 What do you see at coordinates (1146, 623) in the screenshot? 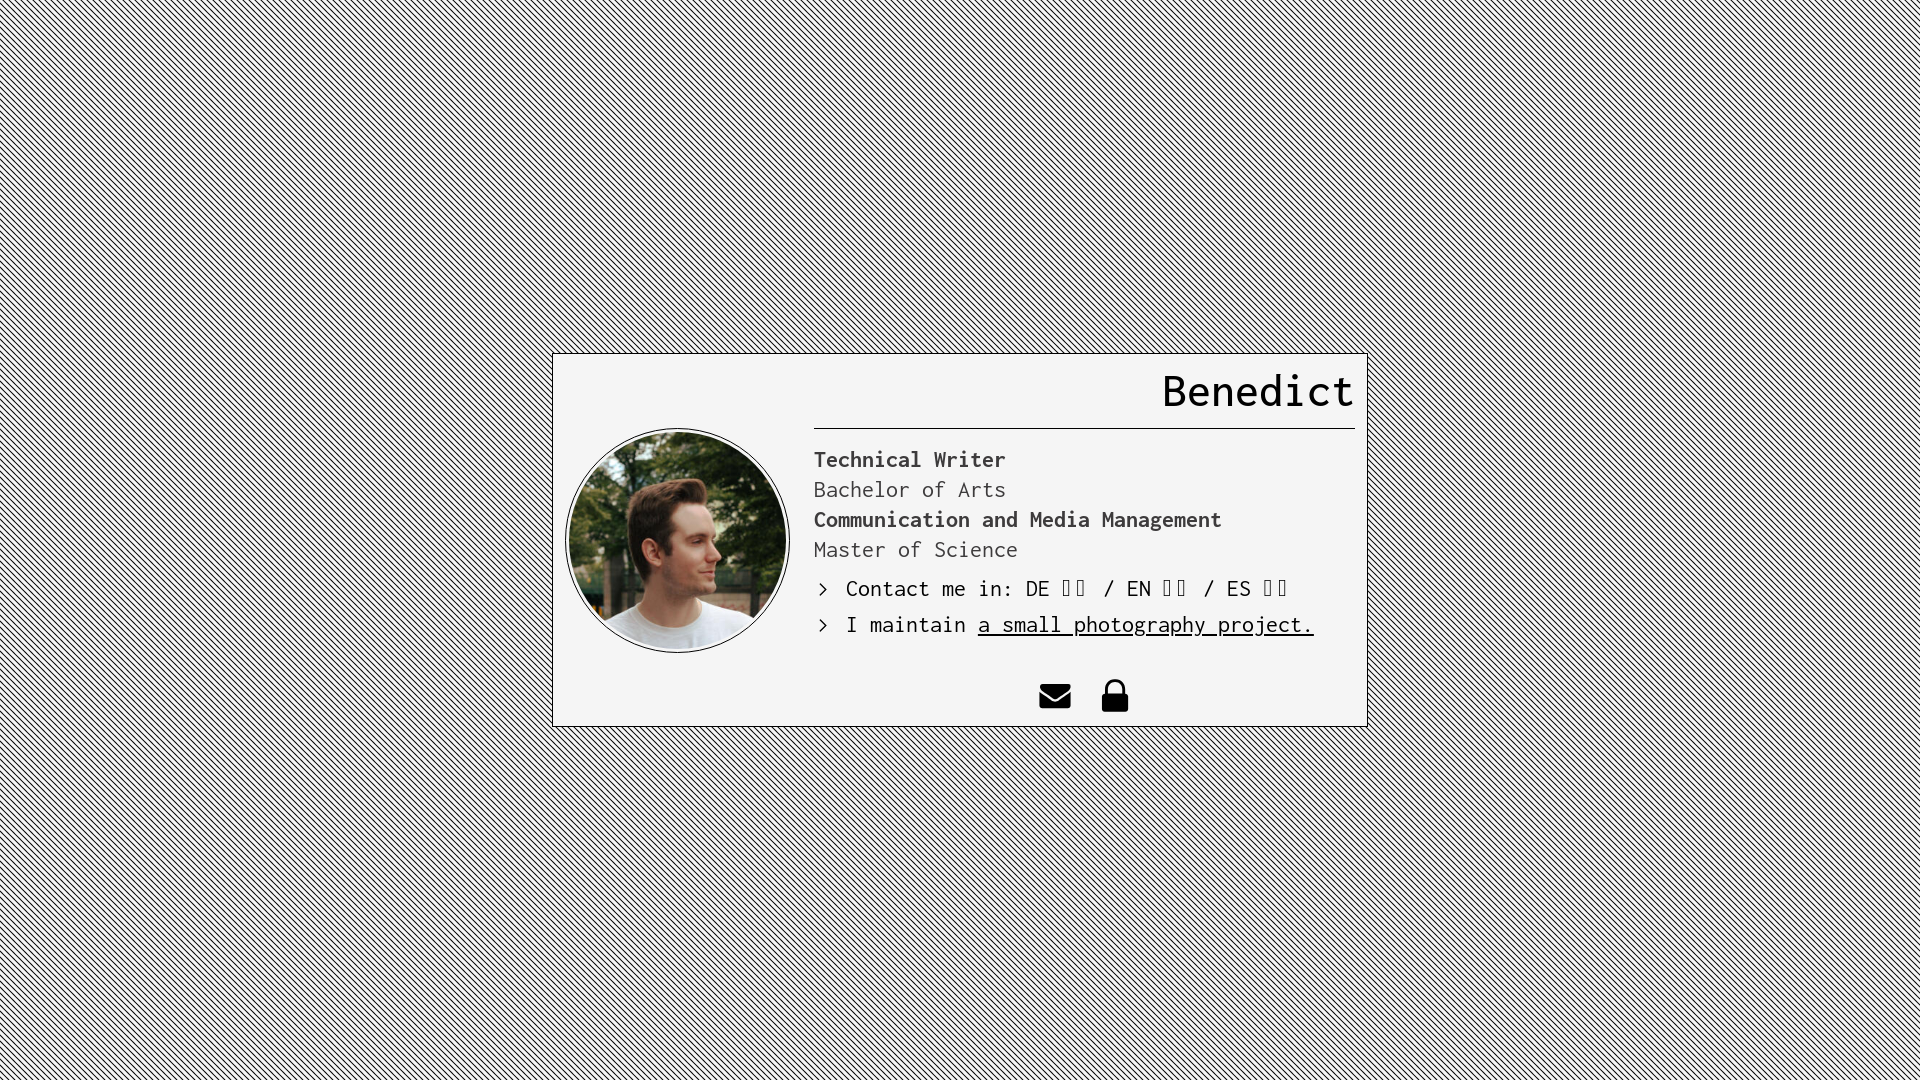
I see `'a small photography project.'` at bounding box center [1146, 623].